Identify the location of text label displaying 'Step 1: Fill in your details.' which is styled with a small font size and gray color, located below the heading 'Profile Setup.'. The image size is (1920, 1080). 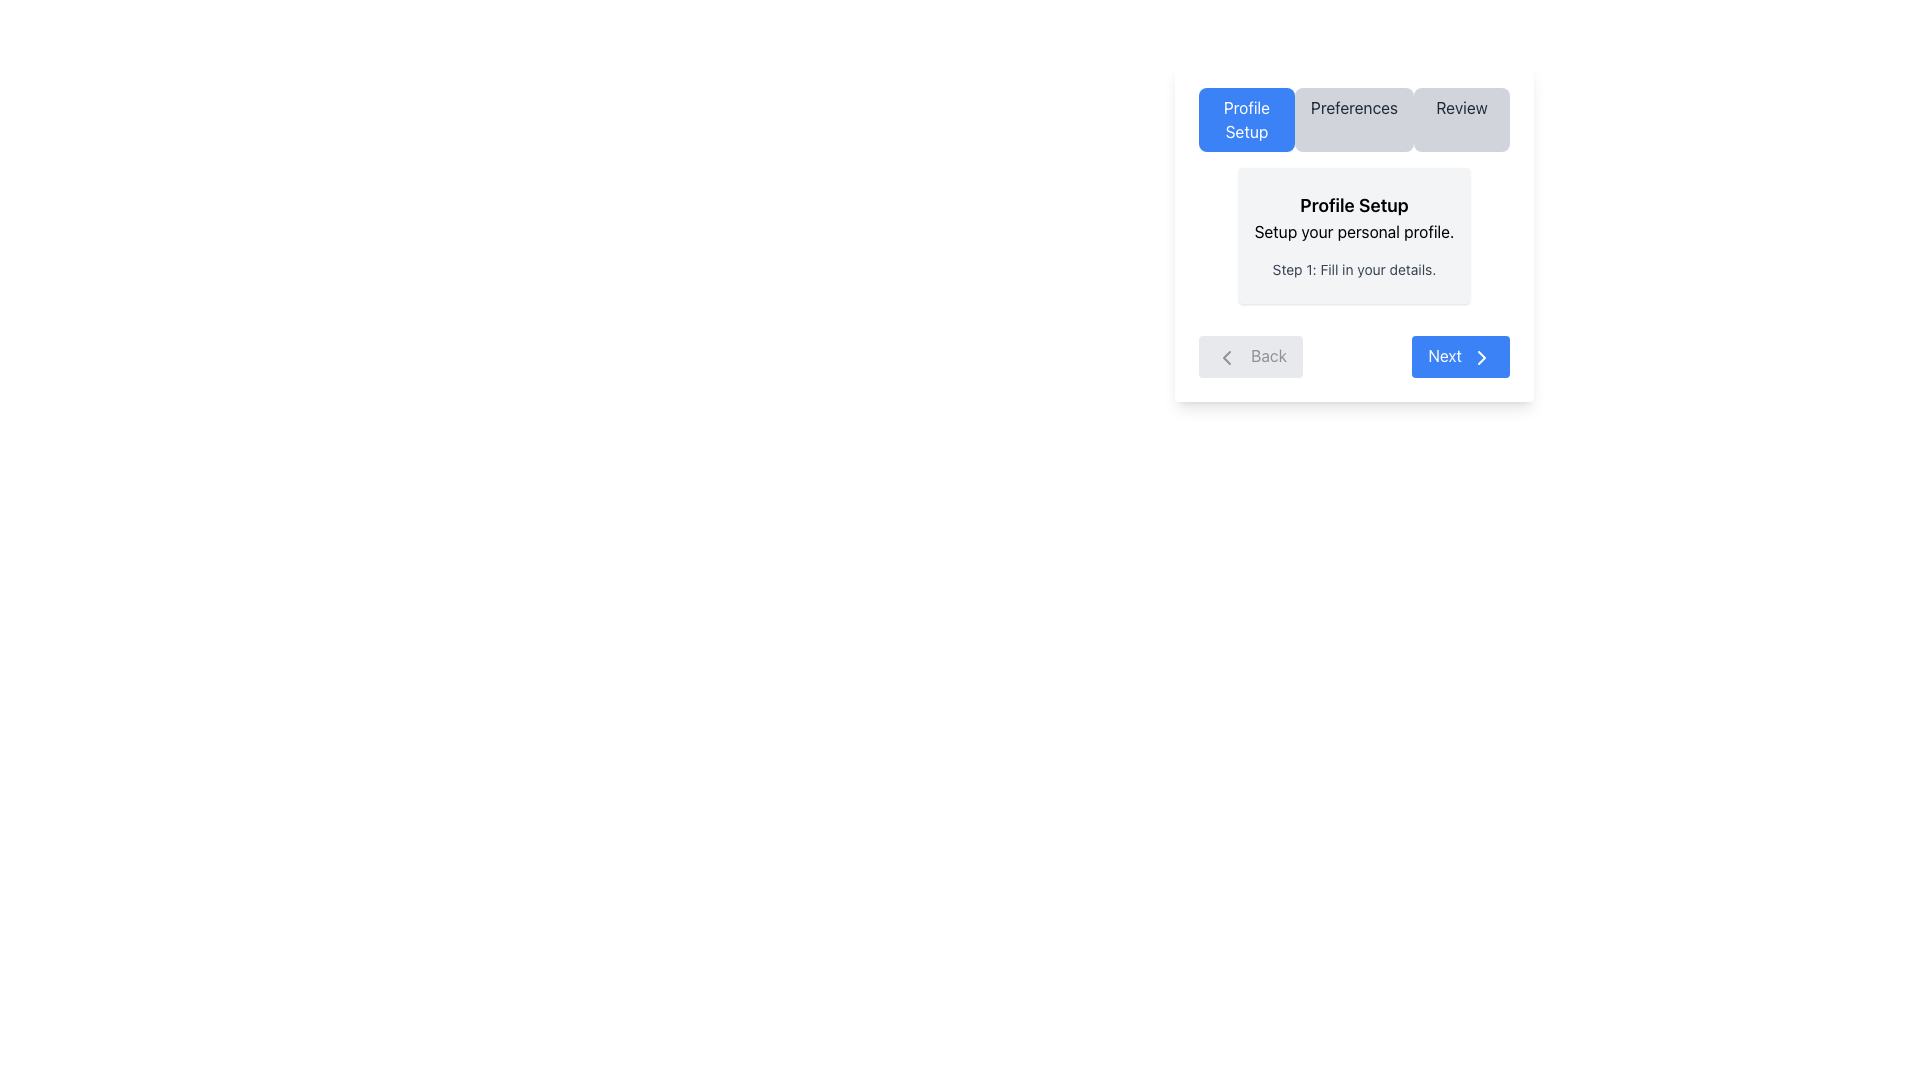
(1354, 270).